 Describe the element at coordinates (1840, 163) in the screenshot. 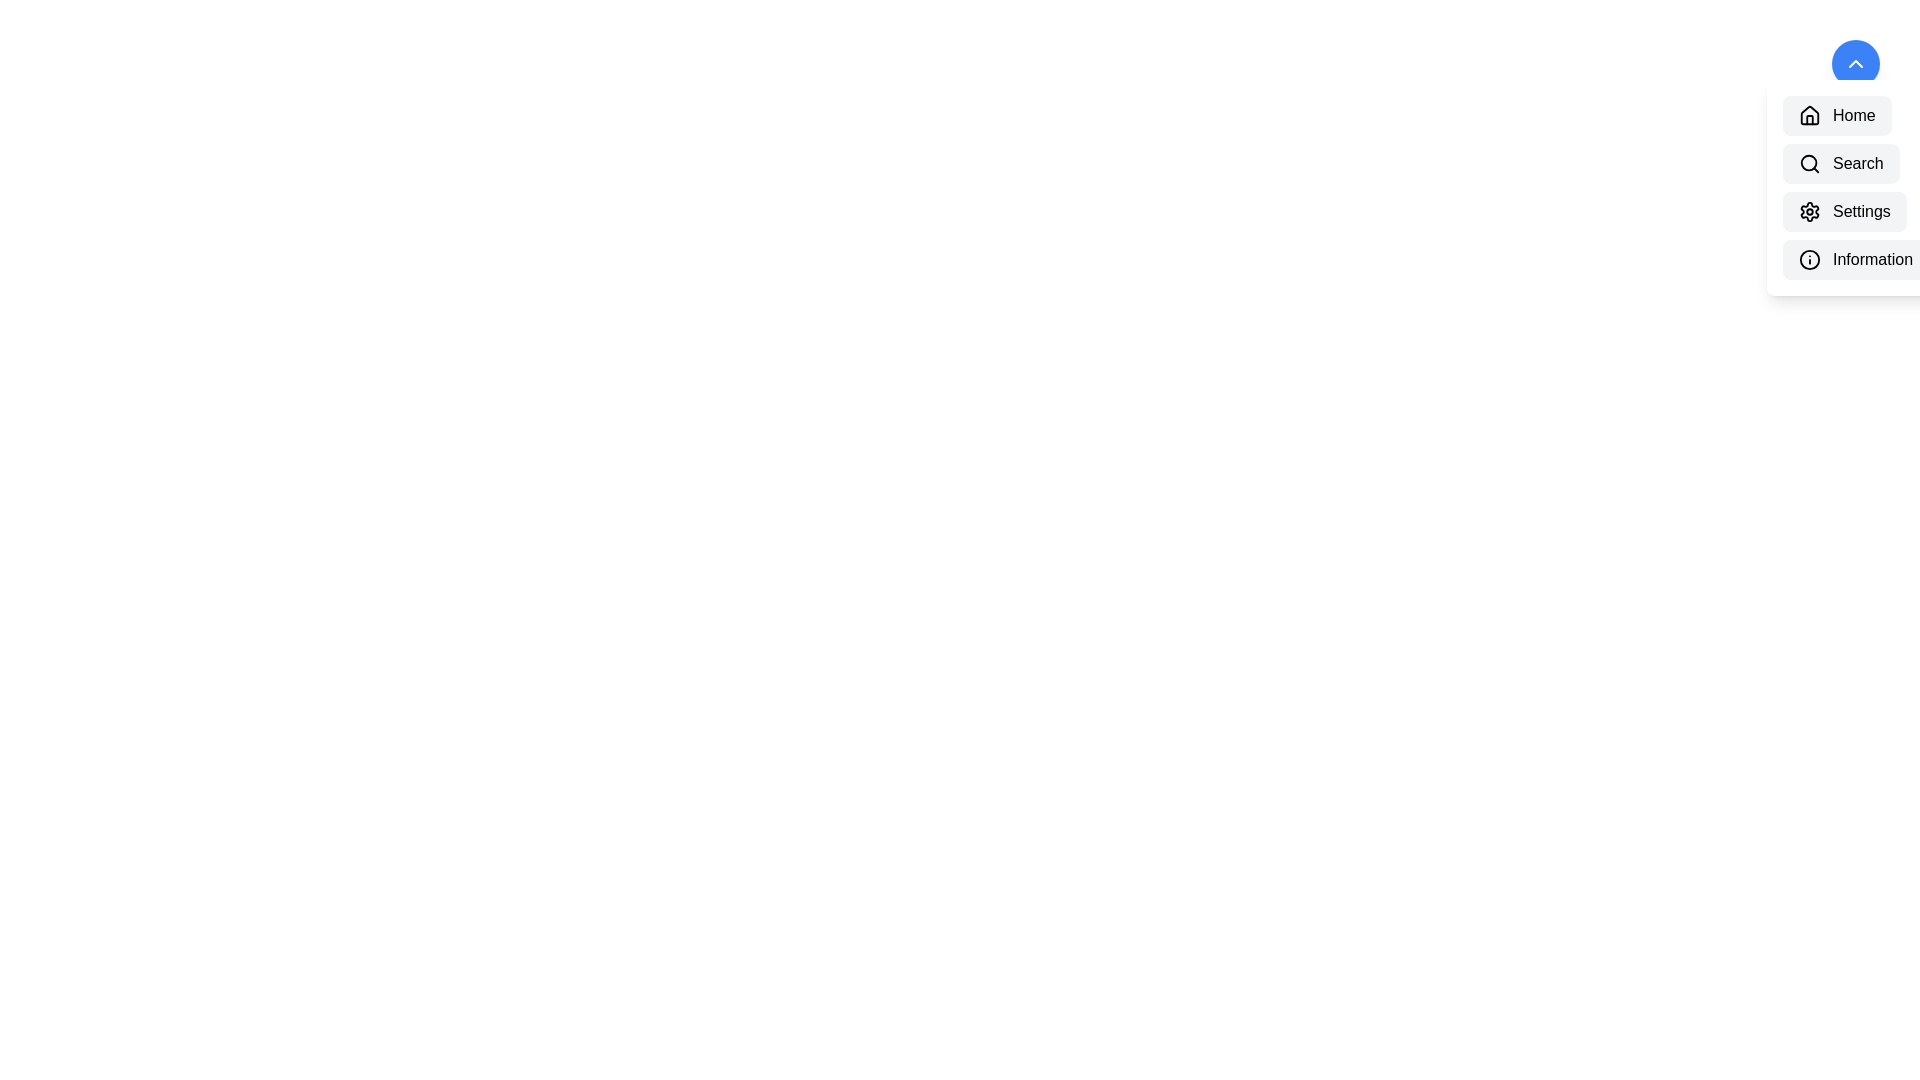

I see `the menu item labeled Search` at that location.